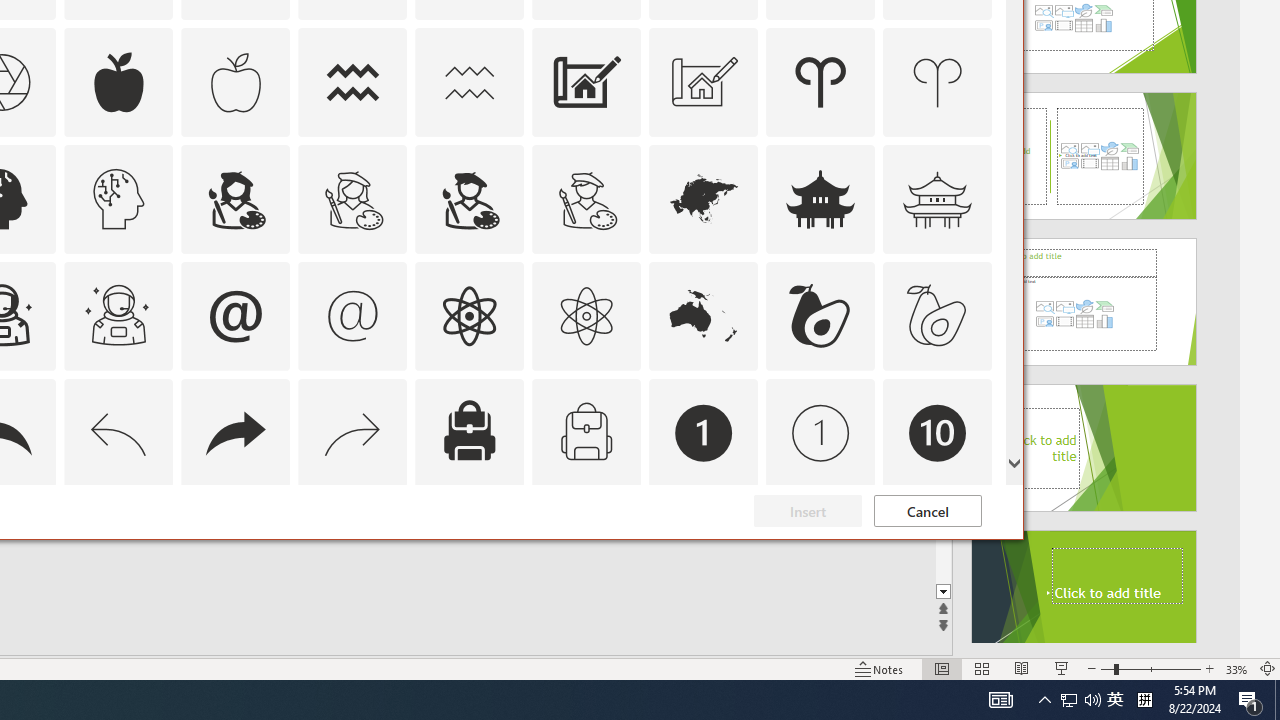 The image size is (1280, 720). What do you see at coordinates (118, 198) in the screenshot?
I see `'AutomationID: Icons_ArtificialIntelligence_M'` at bounding box center [118, 198].